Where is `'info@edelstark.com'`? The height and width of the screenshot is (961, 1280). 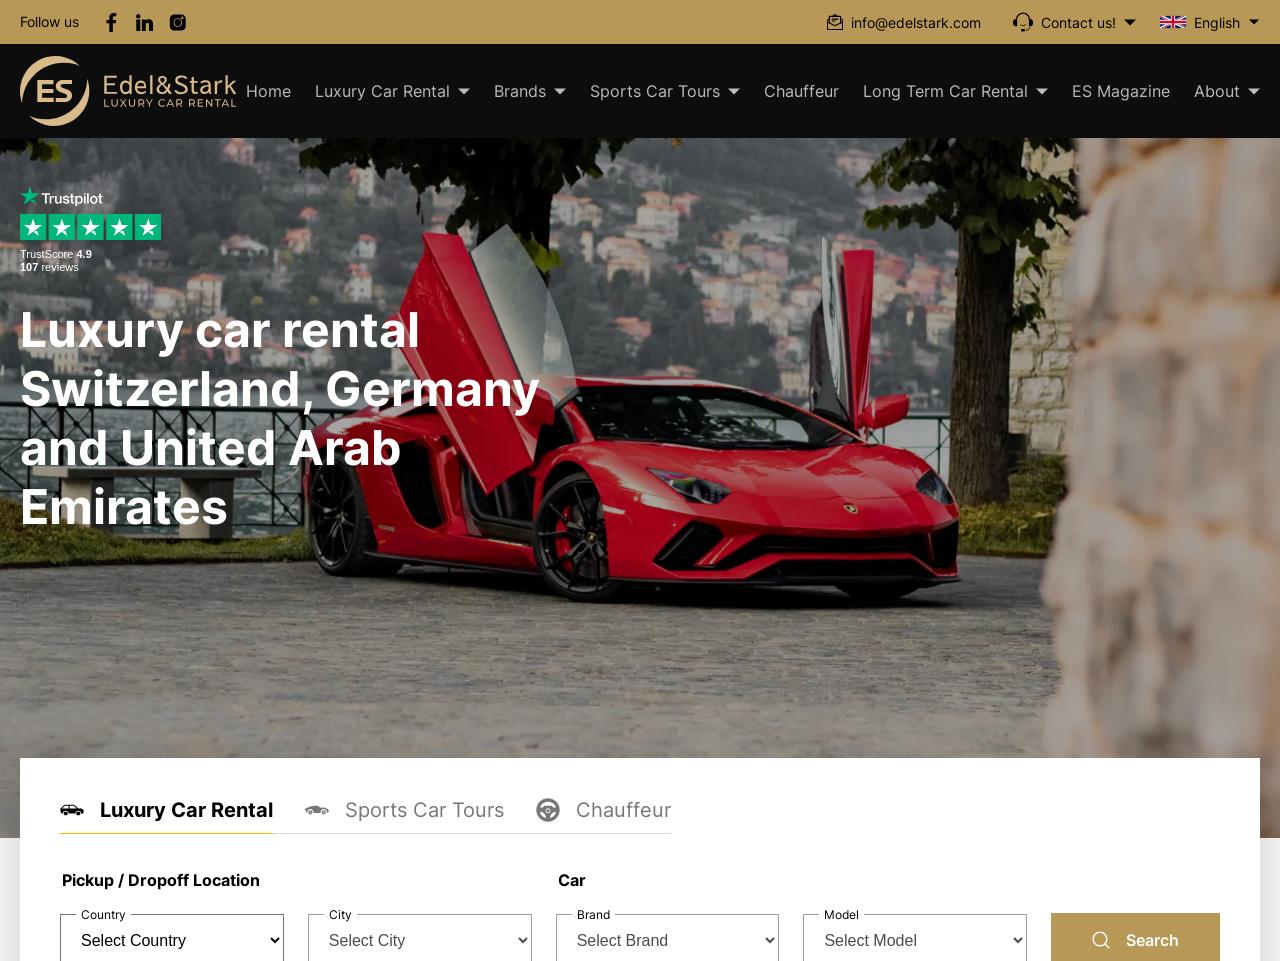 'info@edelstark.com' is located at coordinates (914, 20).